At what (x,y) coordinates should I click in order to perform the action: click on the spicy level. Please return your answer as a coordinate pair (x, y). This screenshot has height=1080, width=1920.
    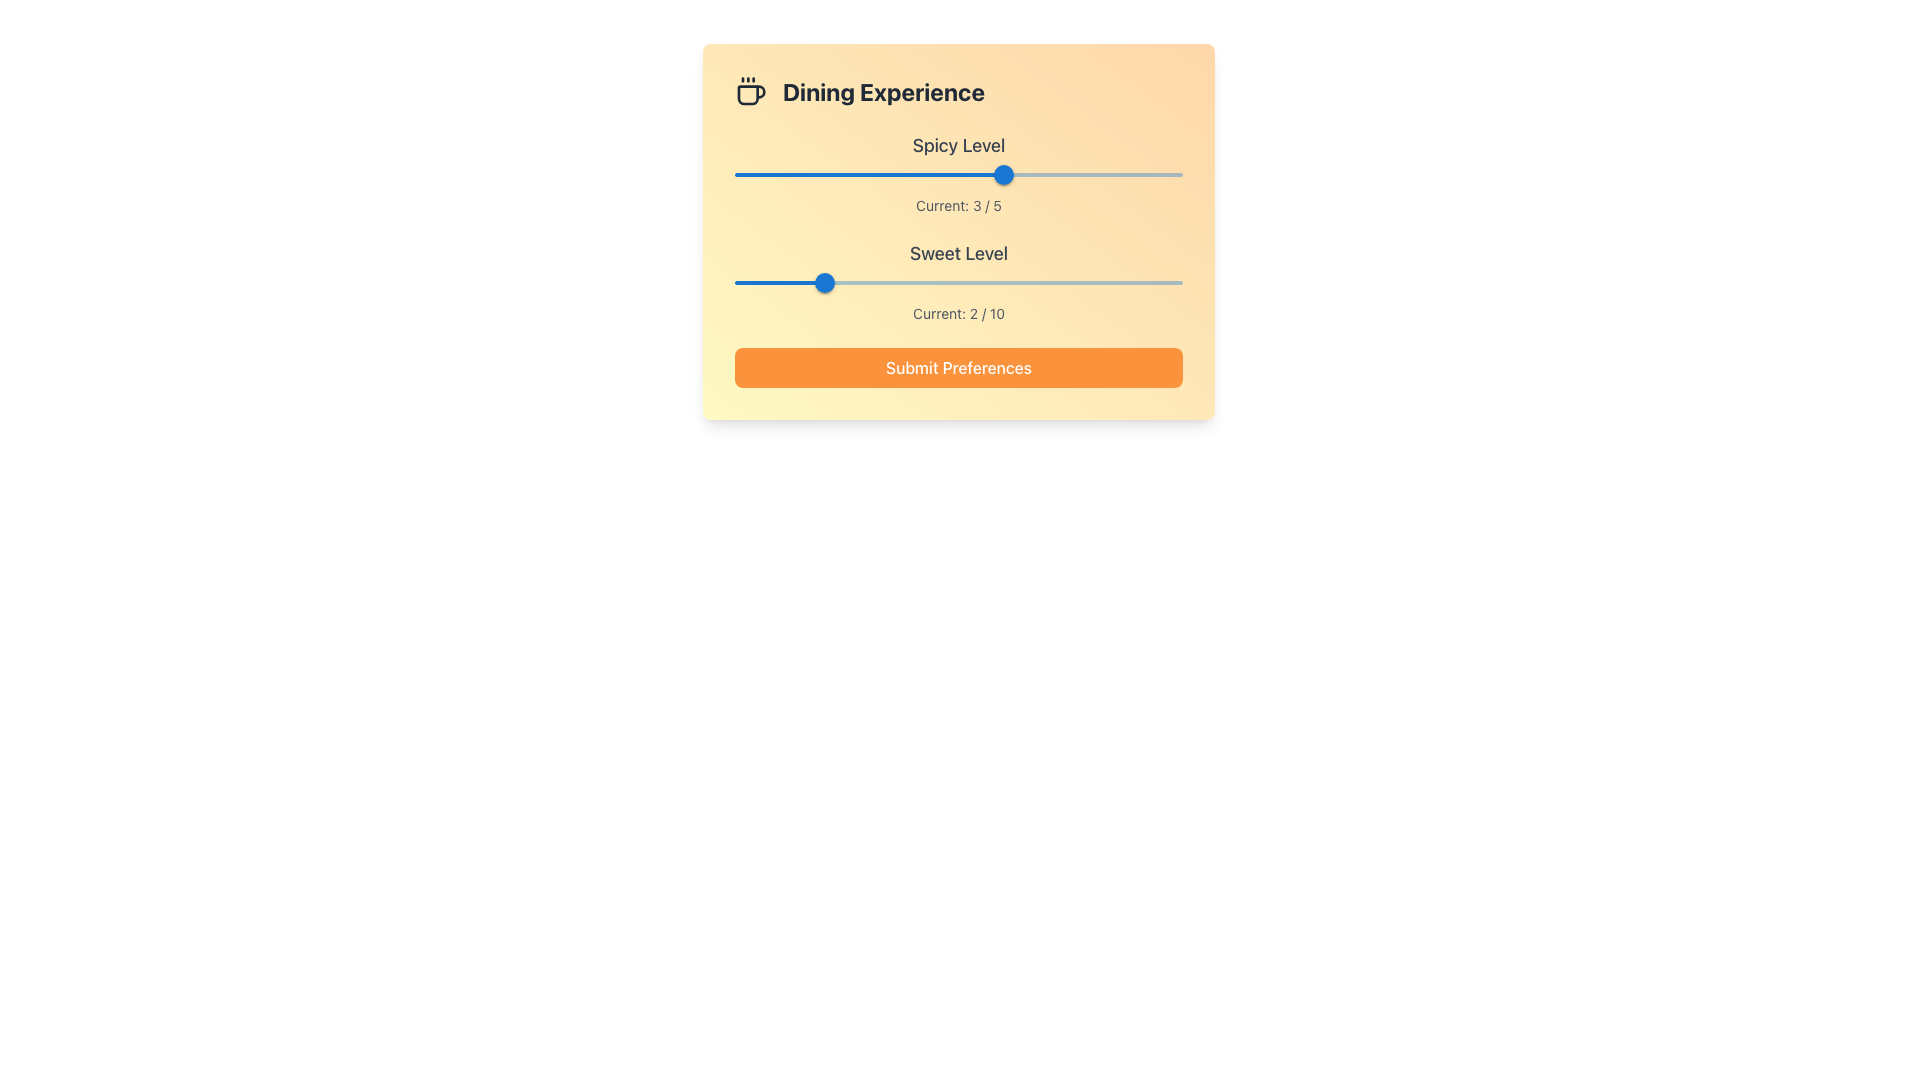
    Looking at the image, I should click on (1092, 173).